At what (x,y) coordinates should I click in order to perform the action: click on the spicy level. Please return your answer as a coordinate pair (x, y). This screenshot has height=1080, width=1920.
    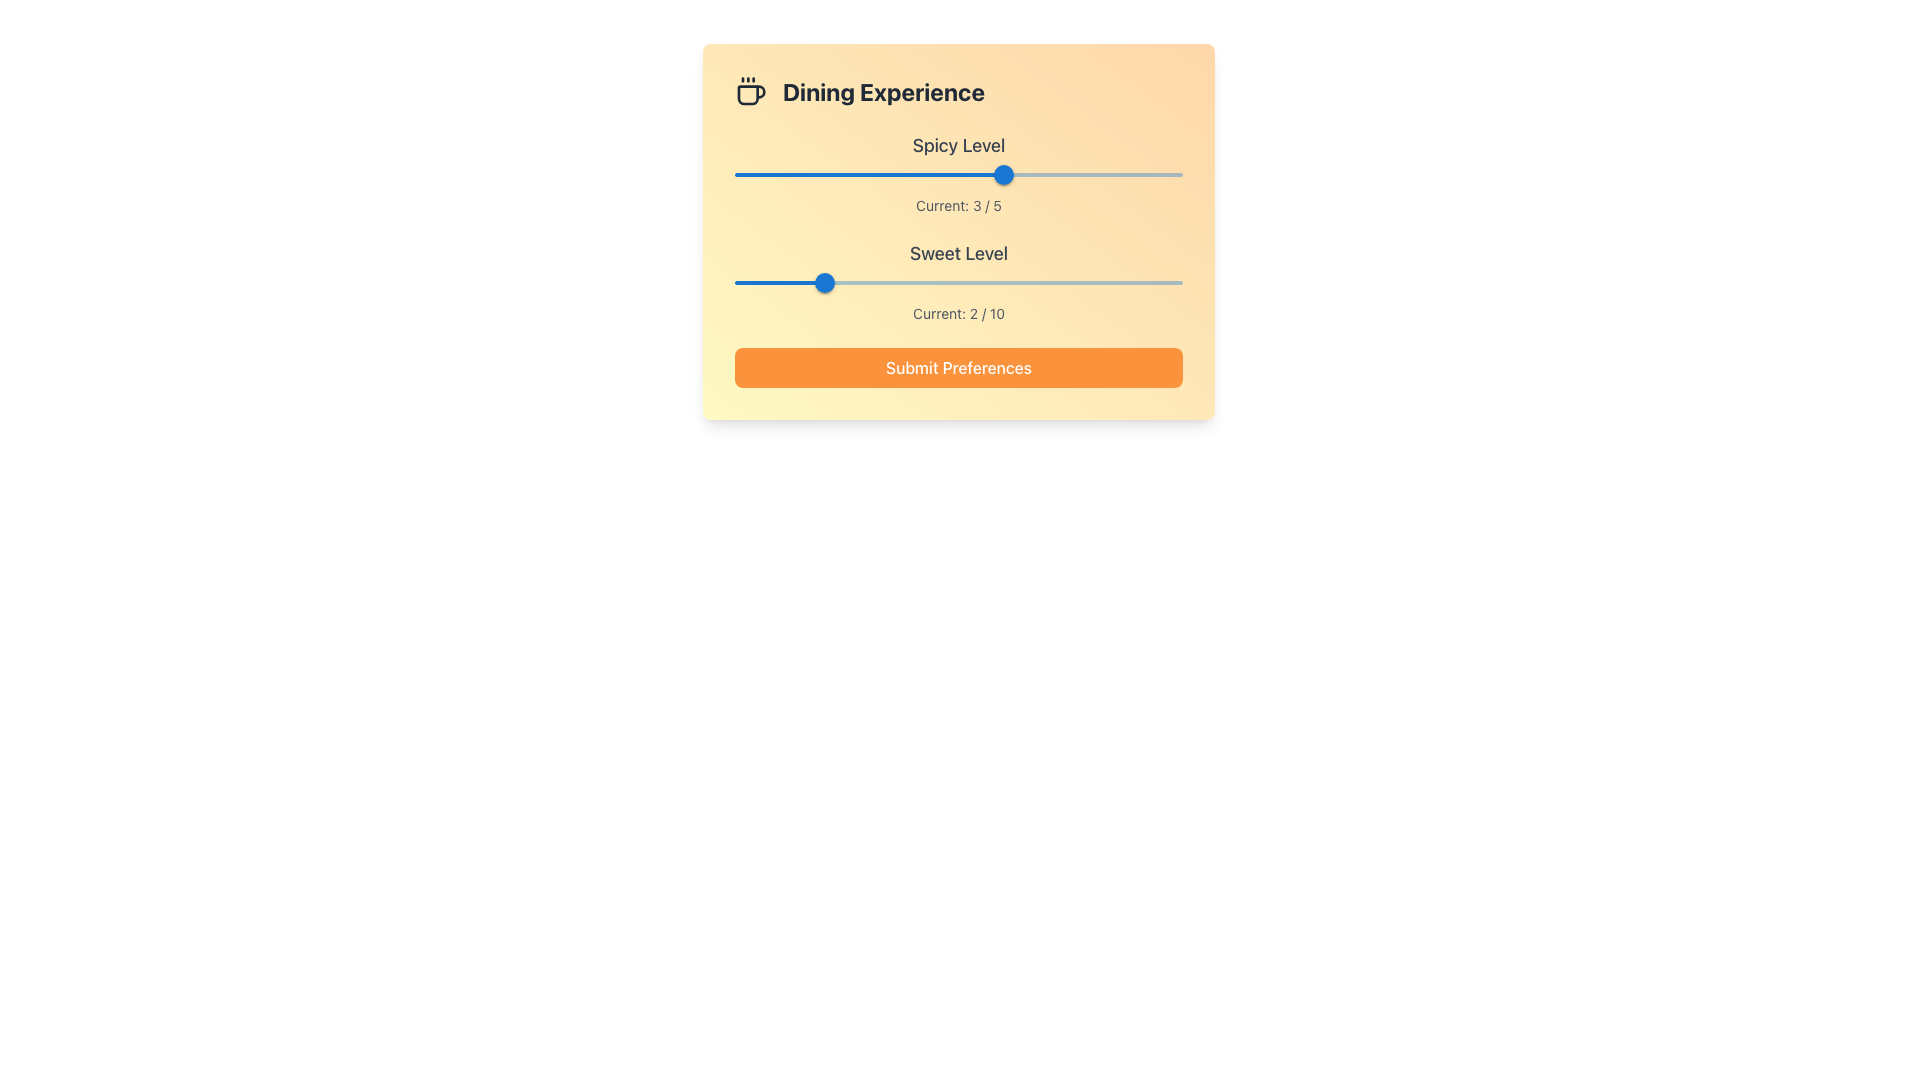
    Looking at the image, I should click on (1092, 173).